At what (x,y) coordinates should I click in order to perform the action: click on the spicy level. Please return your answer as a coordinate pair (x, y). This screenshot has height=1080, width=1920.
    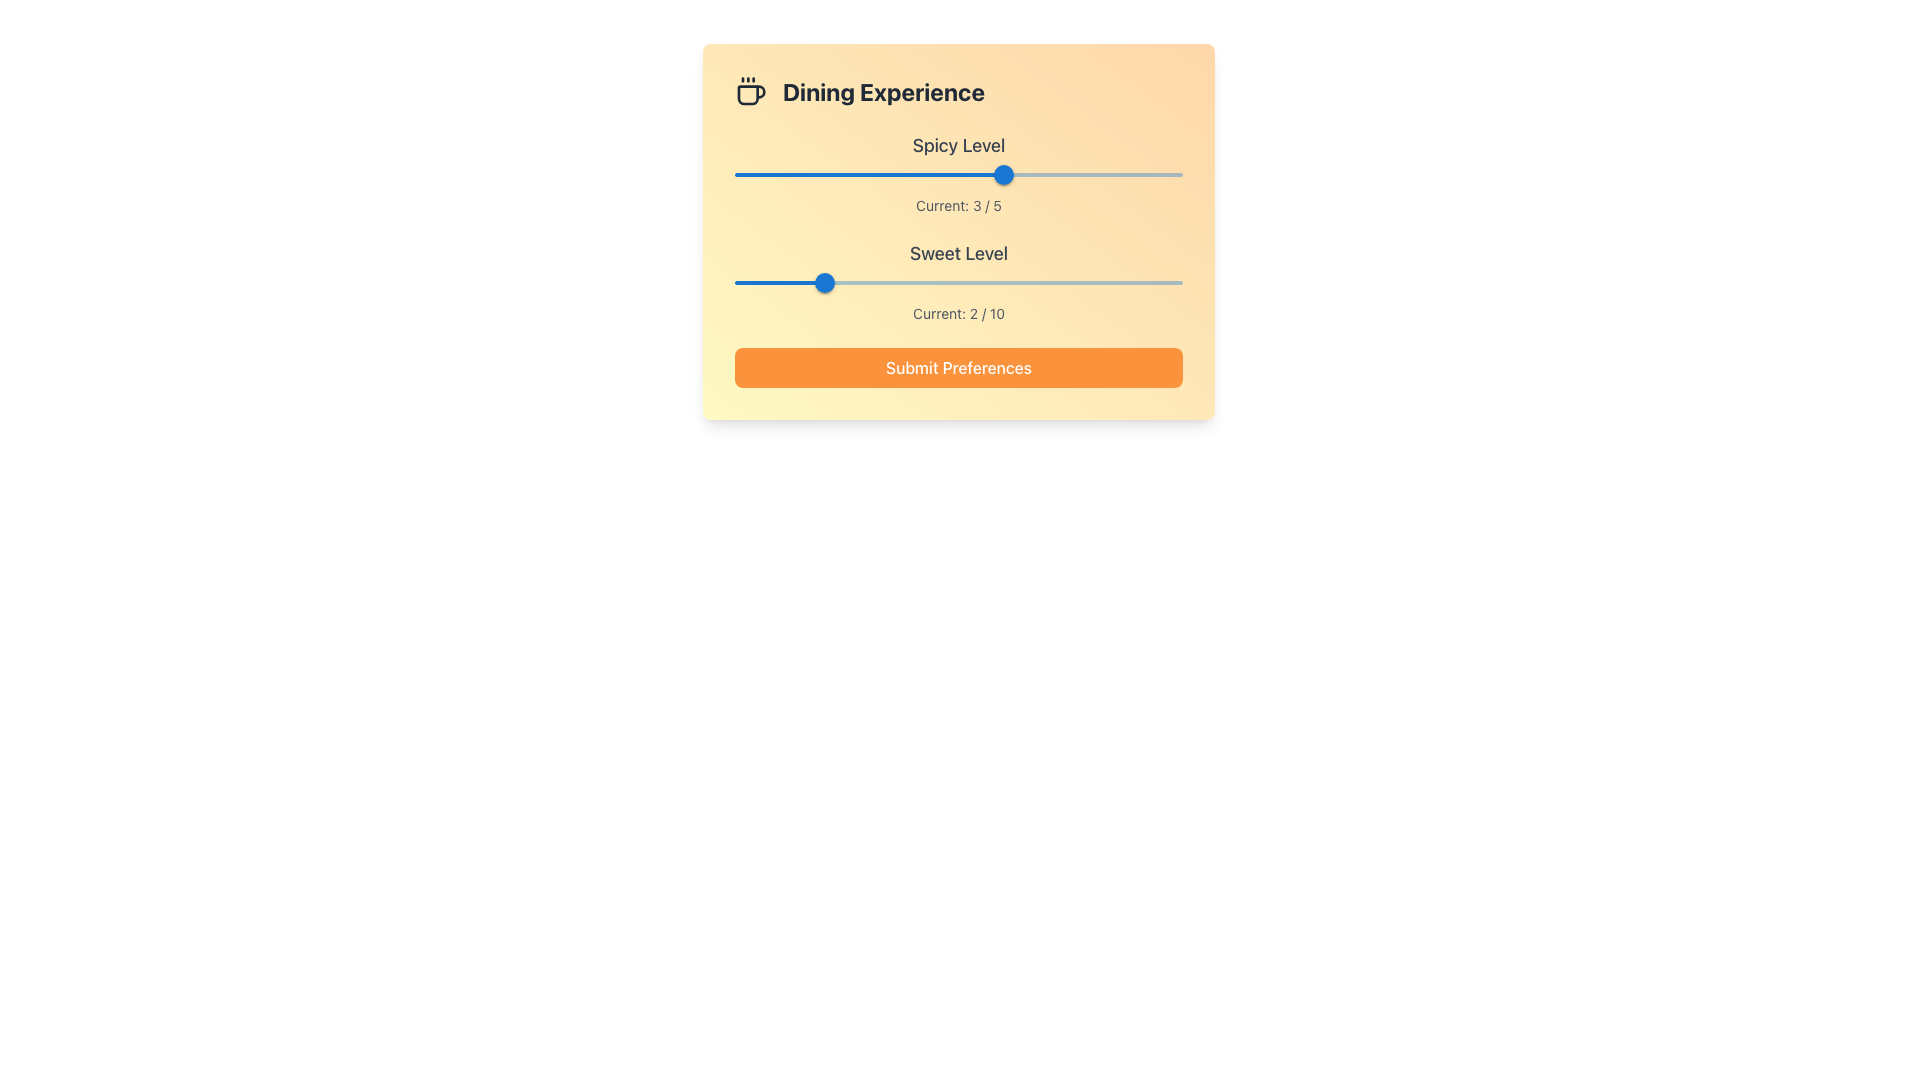
    Looking at the image, I should click on (1092, 173).